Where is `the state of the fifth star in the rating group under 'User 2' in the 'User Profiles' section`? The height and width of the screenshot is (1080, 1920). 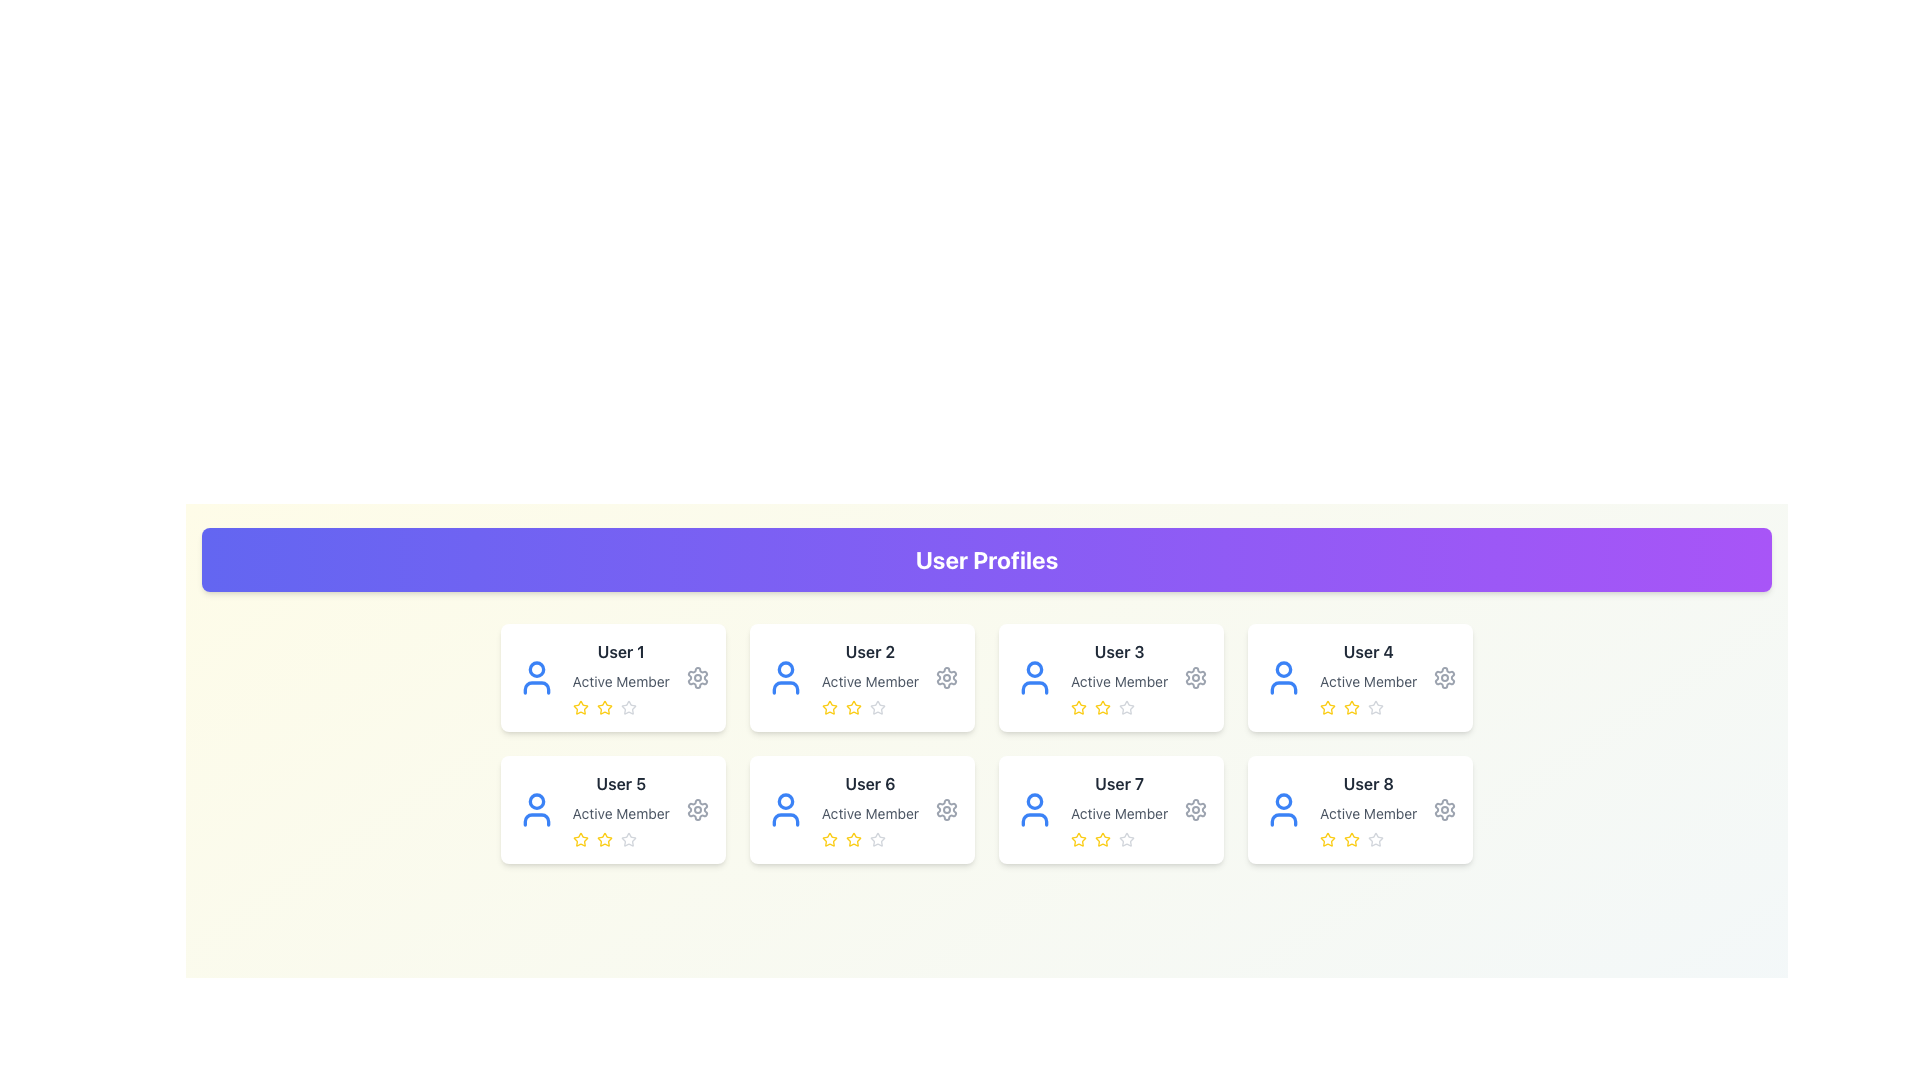 the state of the fifth star in the rating group under 'User 2' in the 'User Profiles' section is located at coordinates (877, 707).